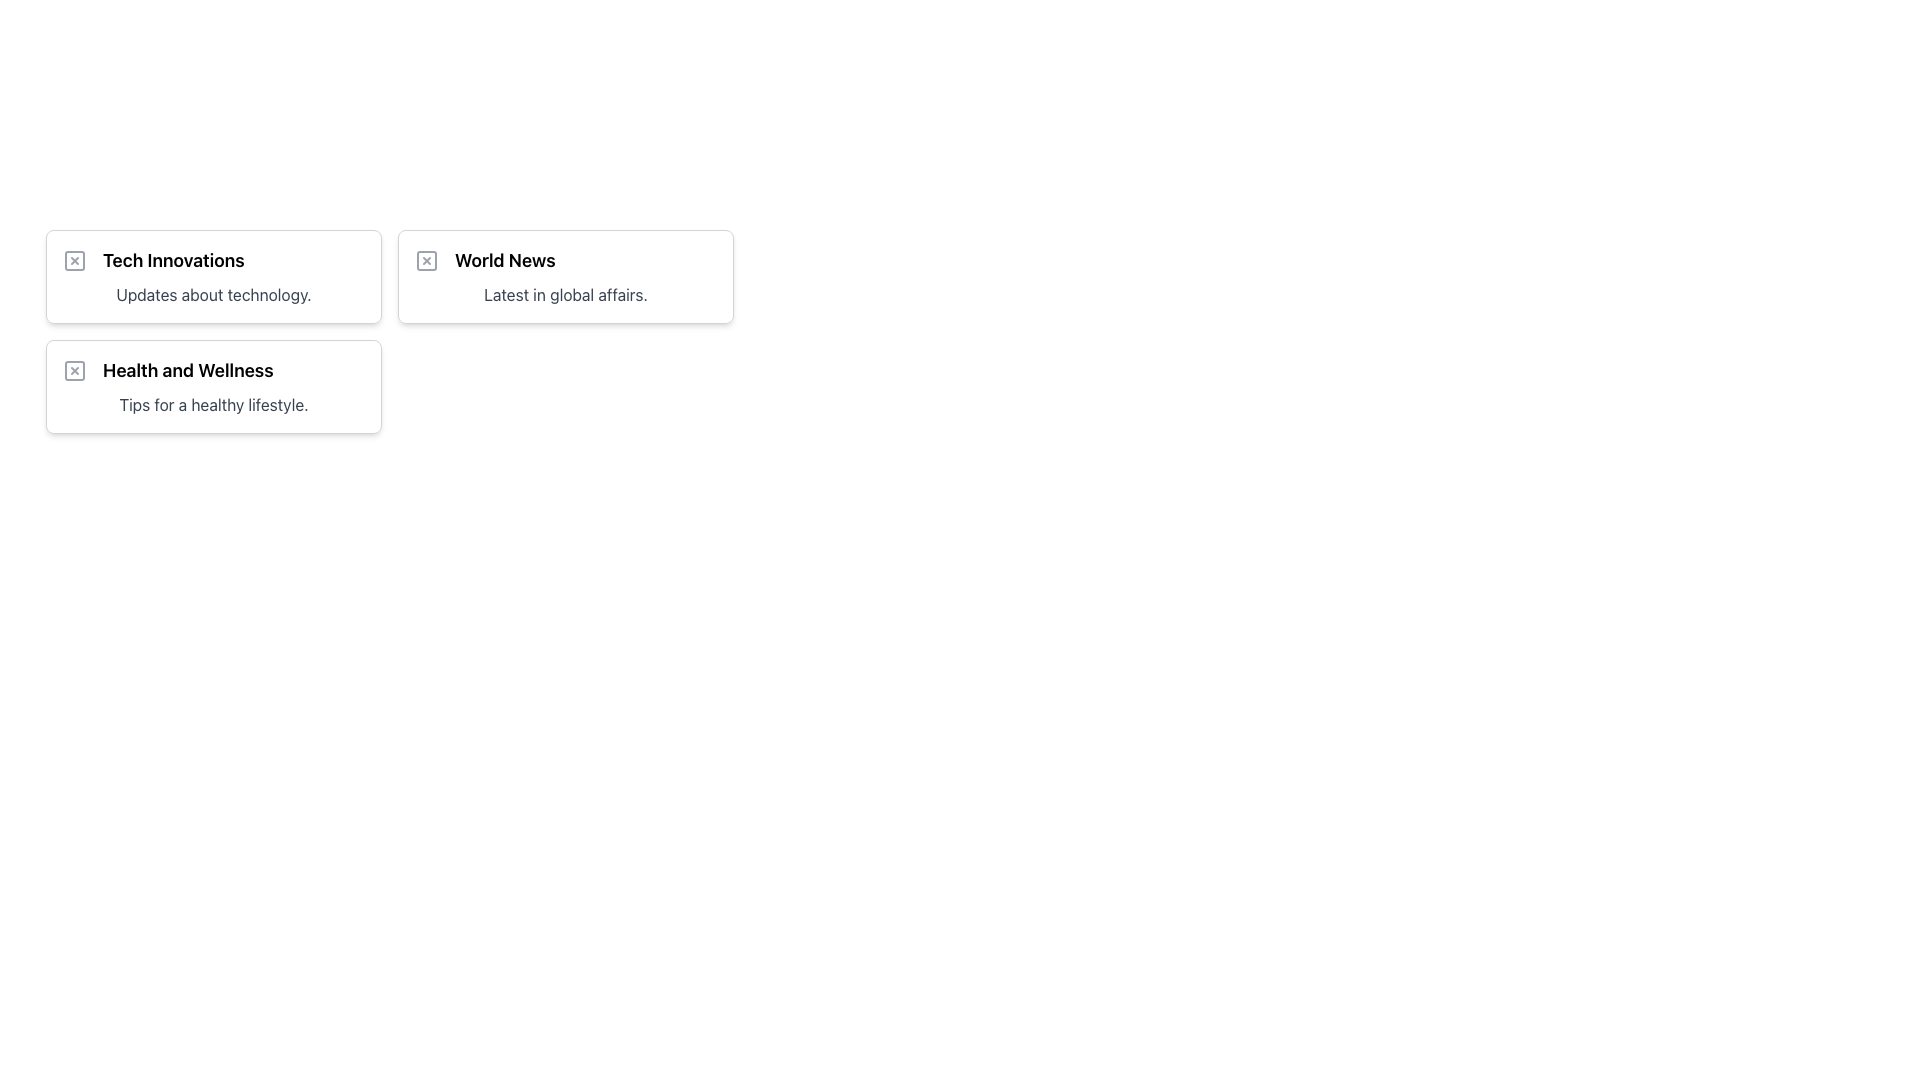 Image resolution: width=1920 pixels, height=1080 pixels. Describe the element at coordinates (214, 386) in the screenshot. I see `to select or open the Informational card located in the bottom-left corner of the group, positioned below the 'Tech Innovations' card and to the left of the 'World News' card` at that location.